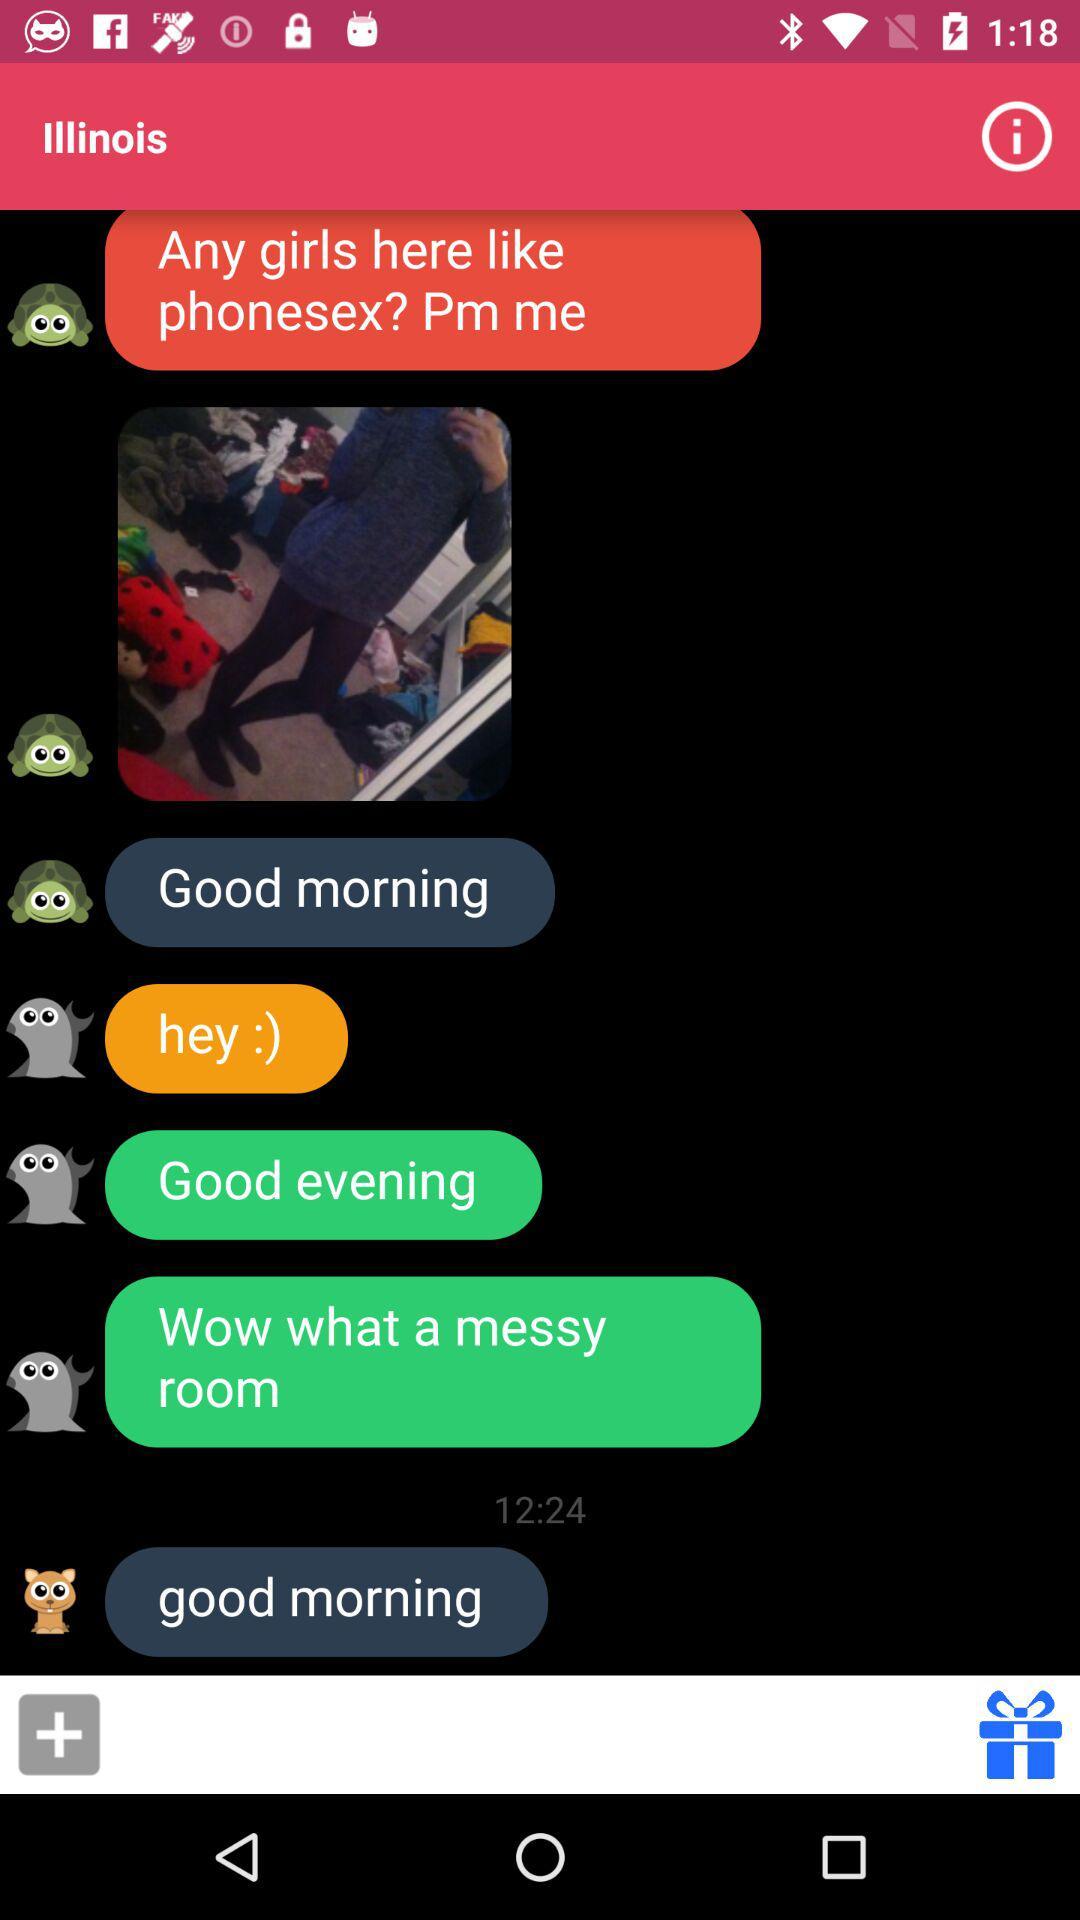 The image size is (1080, 1920). Describe the element at coordinates (315, 603) in the screenshot. I see `the icon below the any girls here` at that location.